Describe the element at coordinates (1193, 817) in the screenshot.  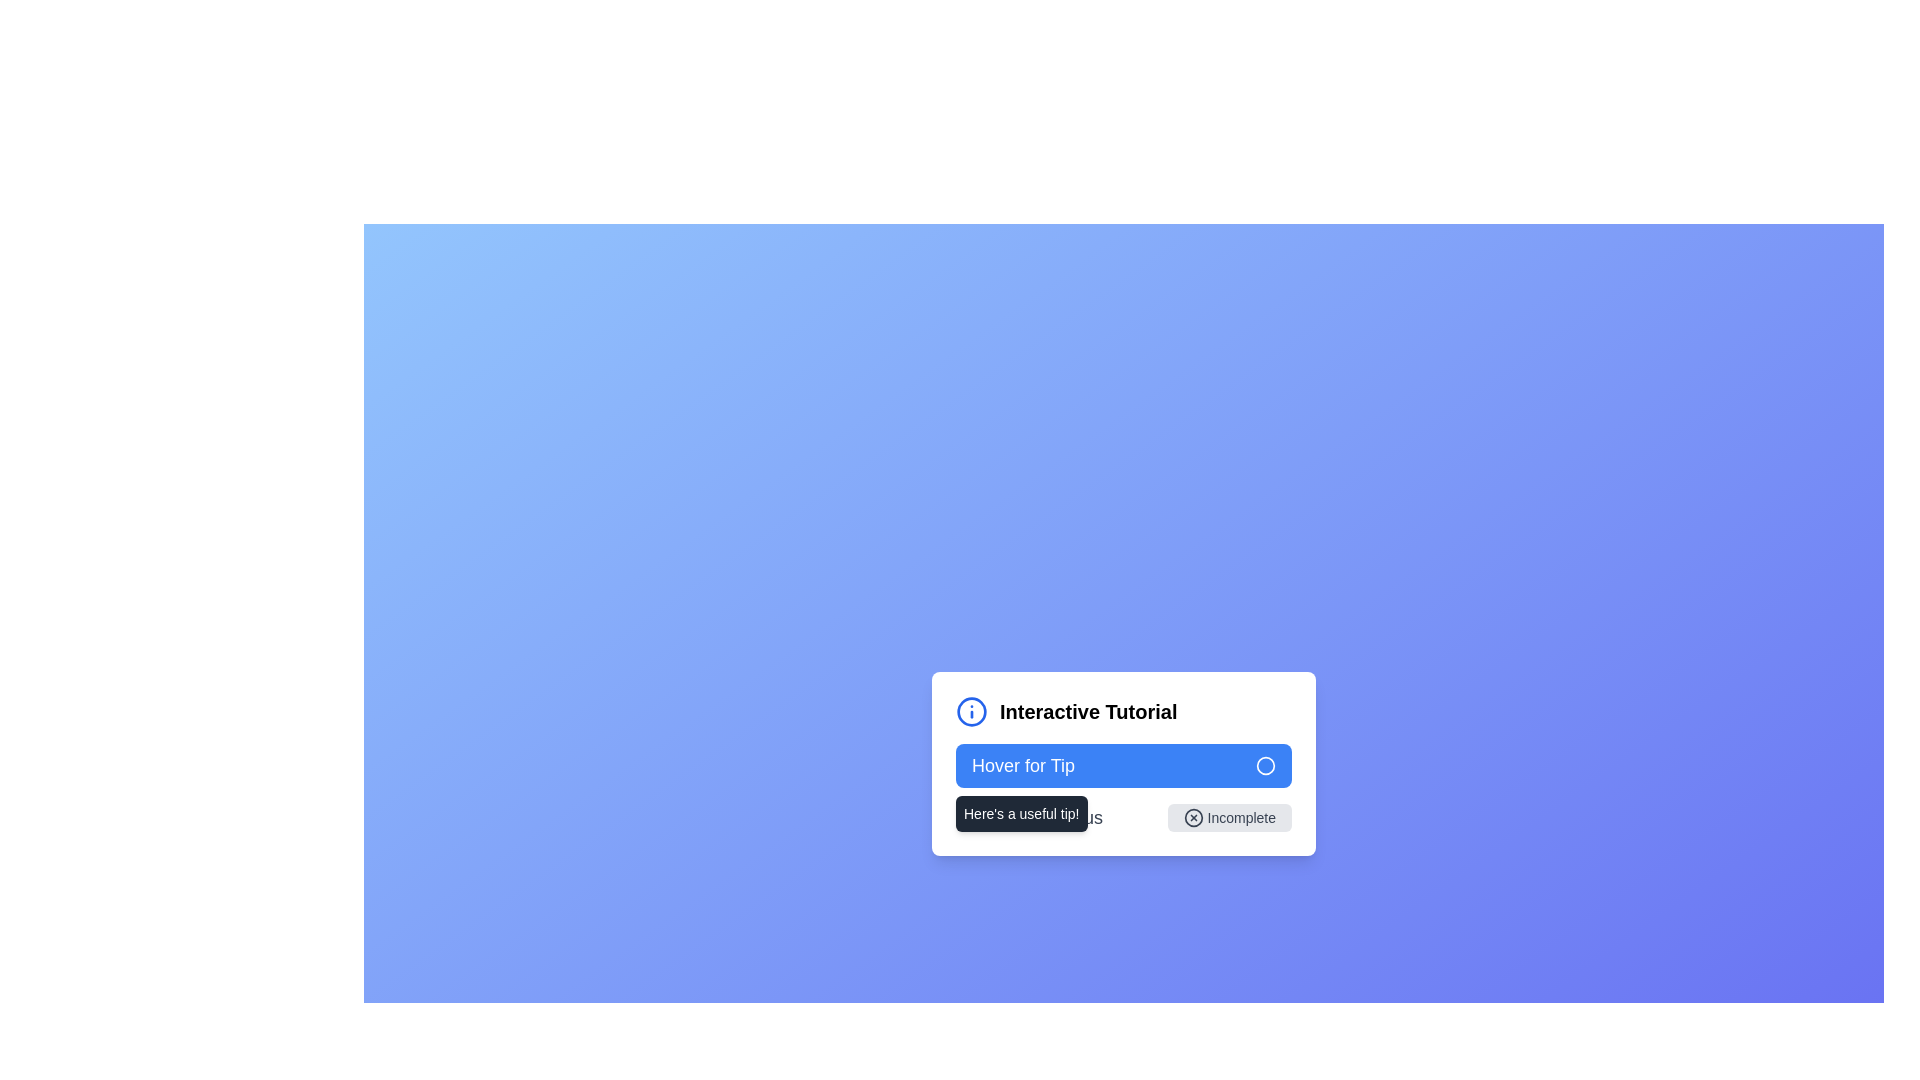
I see `the circular SVG graphic element that likely indicates a cancel, close, or error state` at that location.